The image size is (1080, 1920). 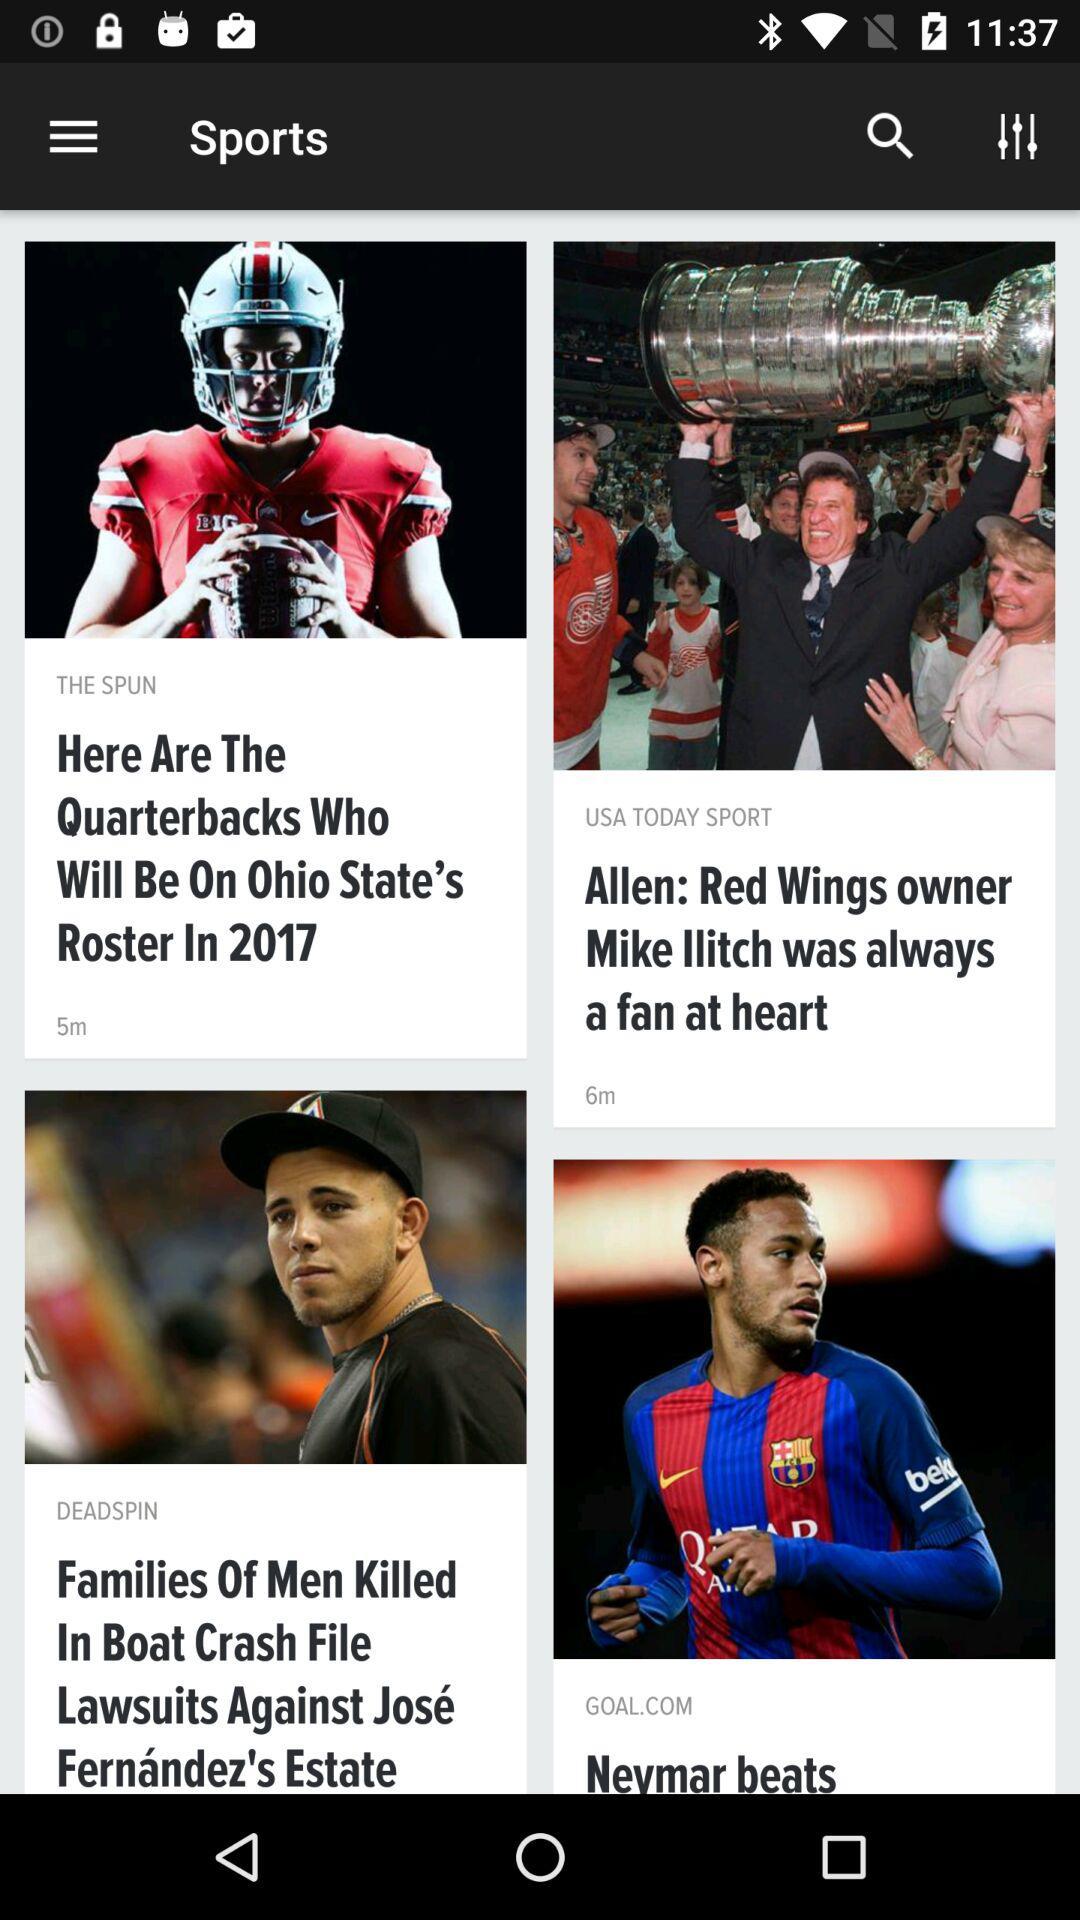 What do you see at coordinates (72, 135) in the screenshot?
I see `the item to the left of sports icon` at bounding box center [72, 135].